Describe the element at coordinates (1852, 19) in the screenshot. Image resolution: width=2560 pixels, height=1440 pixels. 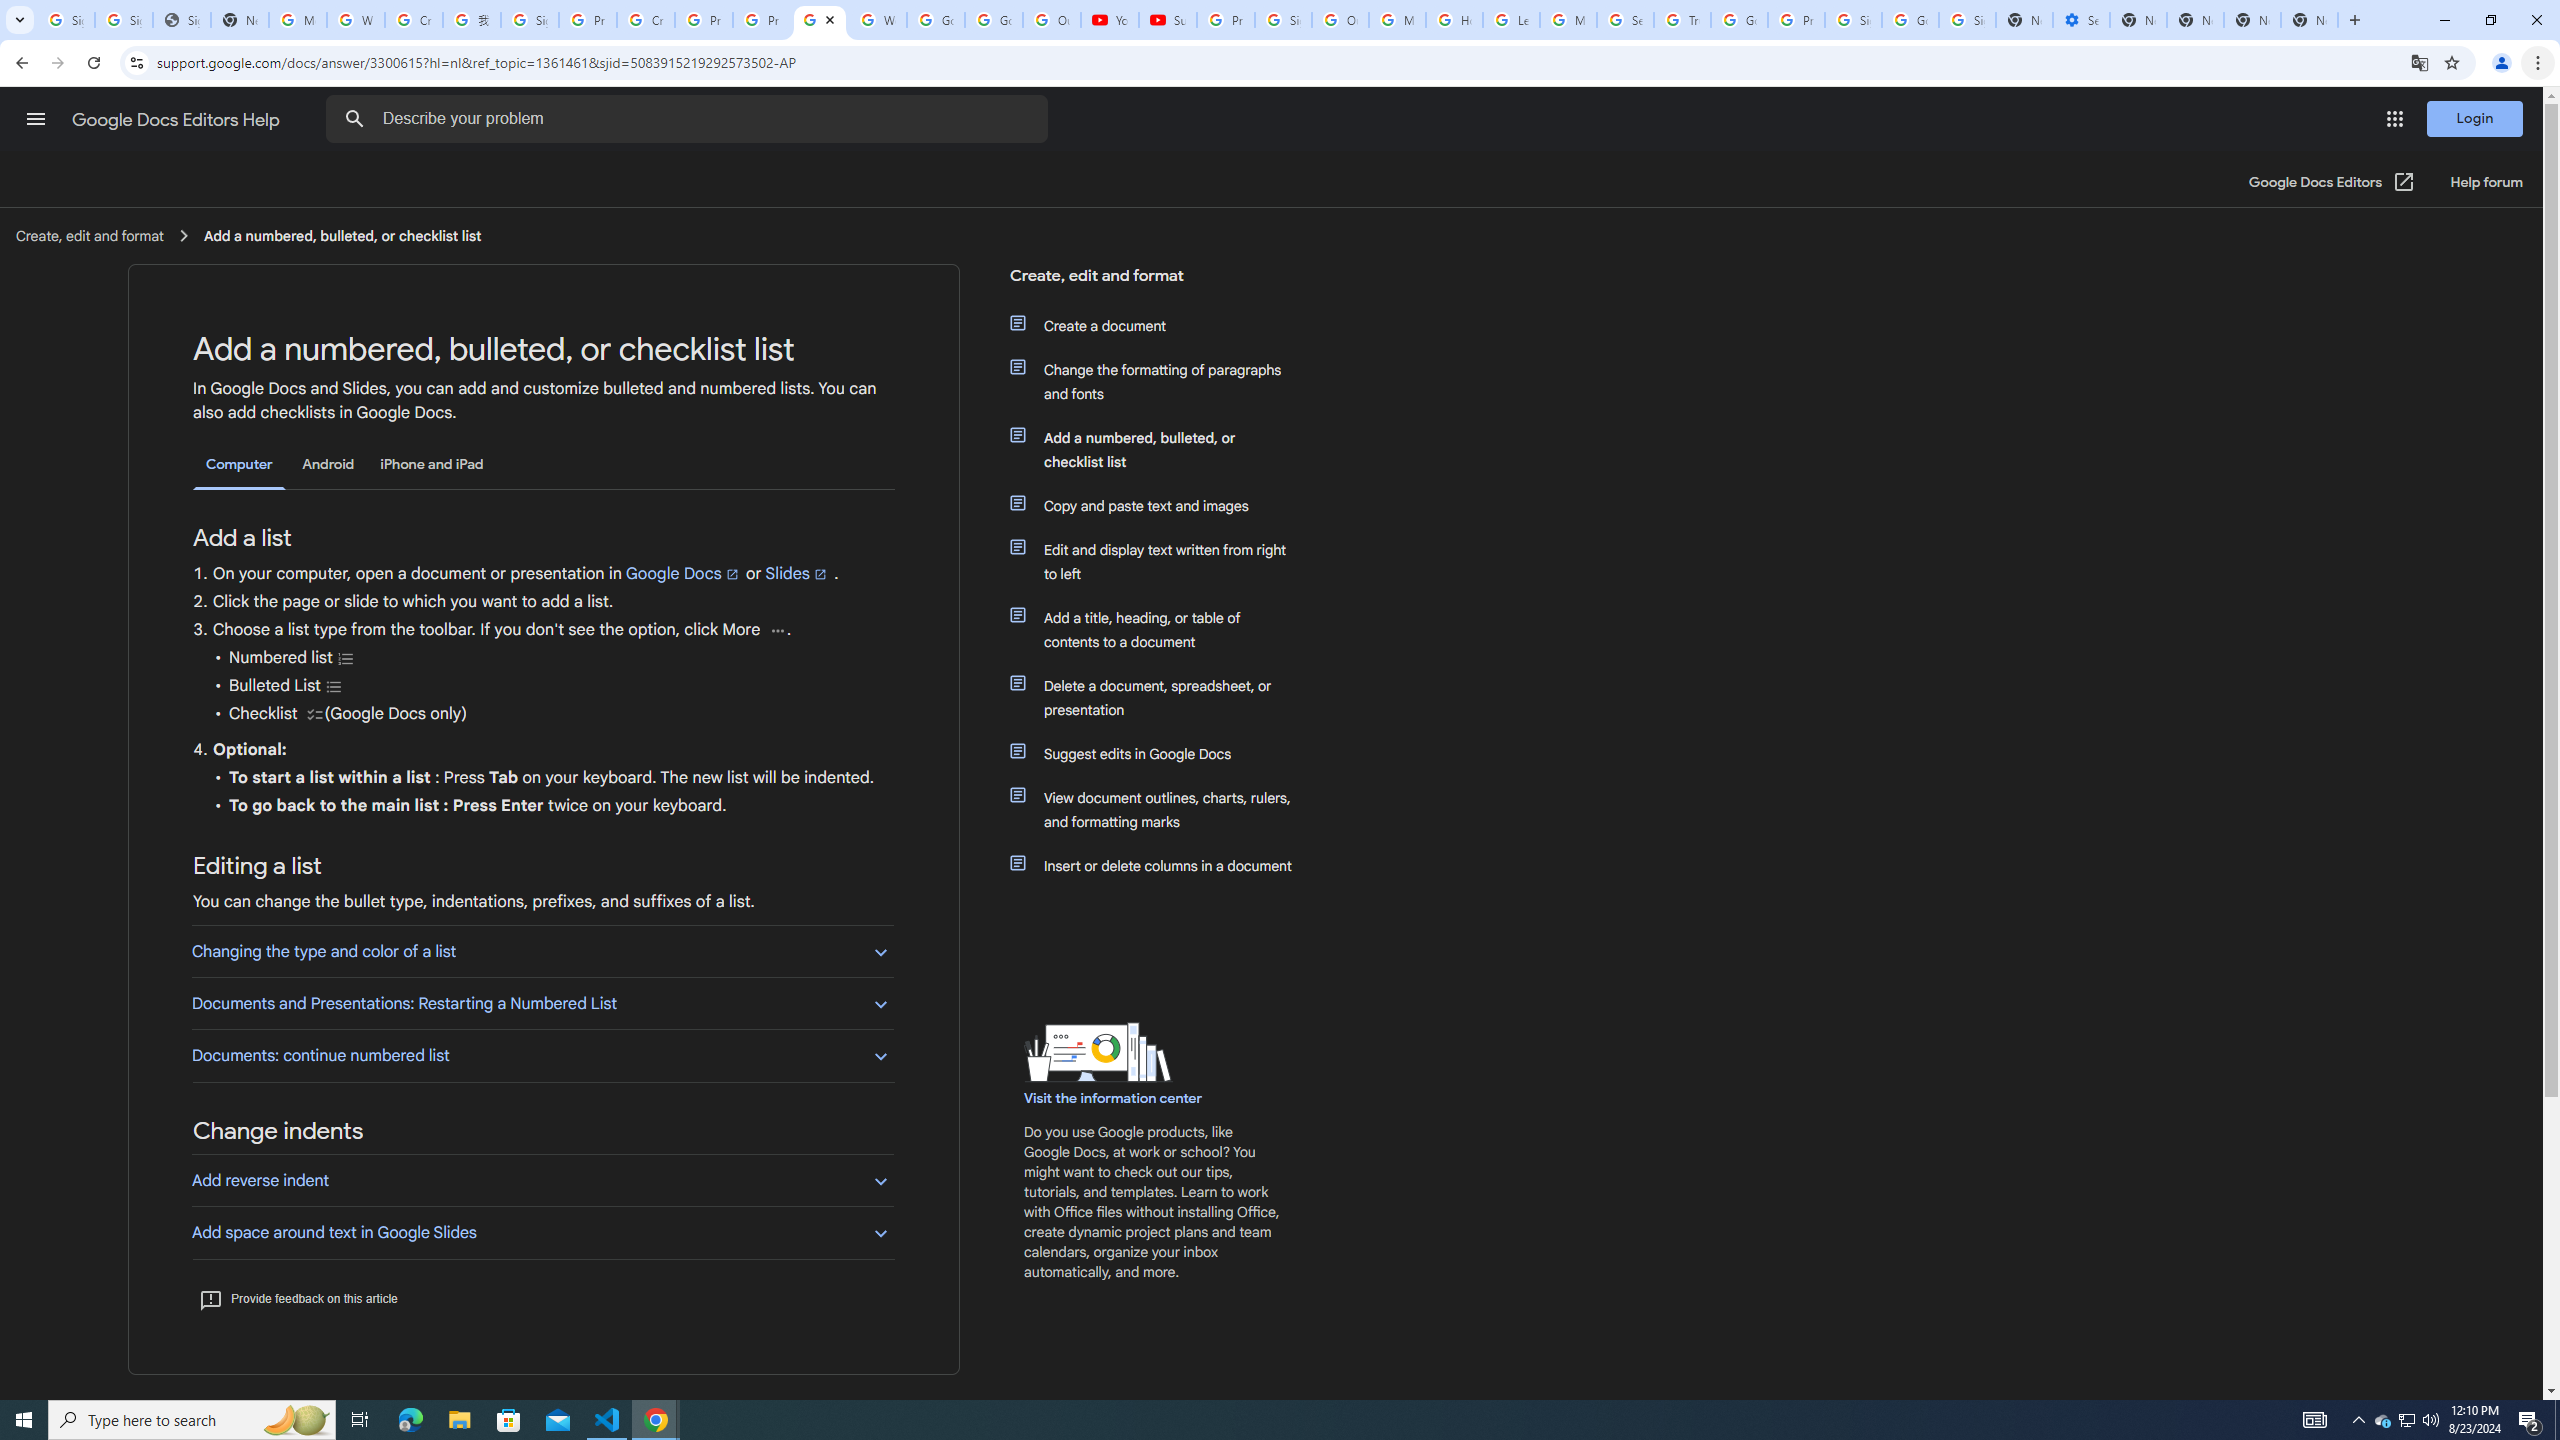
I see `'Sign in - Google Accounts'` at that location.